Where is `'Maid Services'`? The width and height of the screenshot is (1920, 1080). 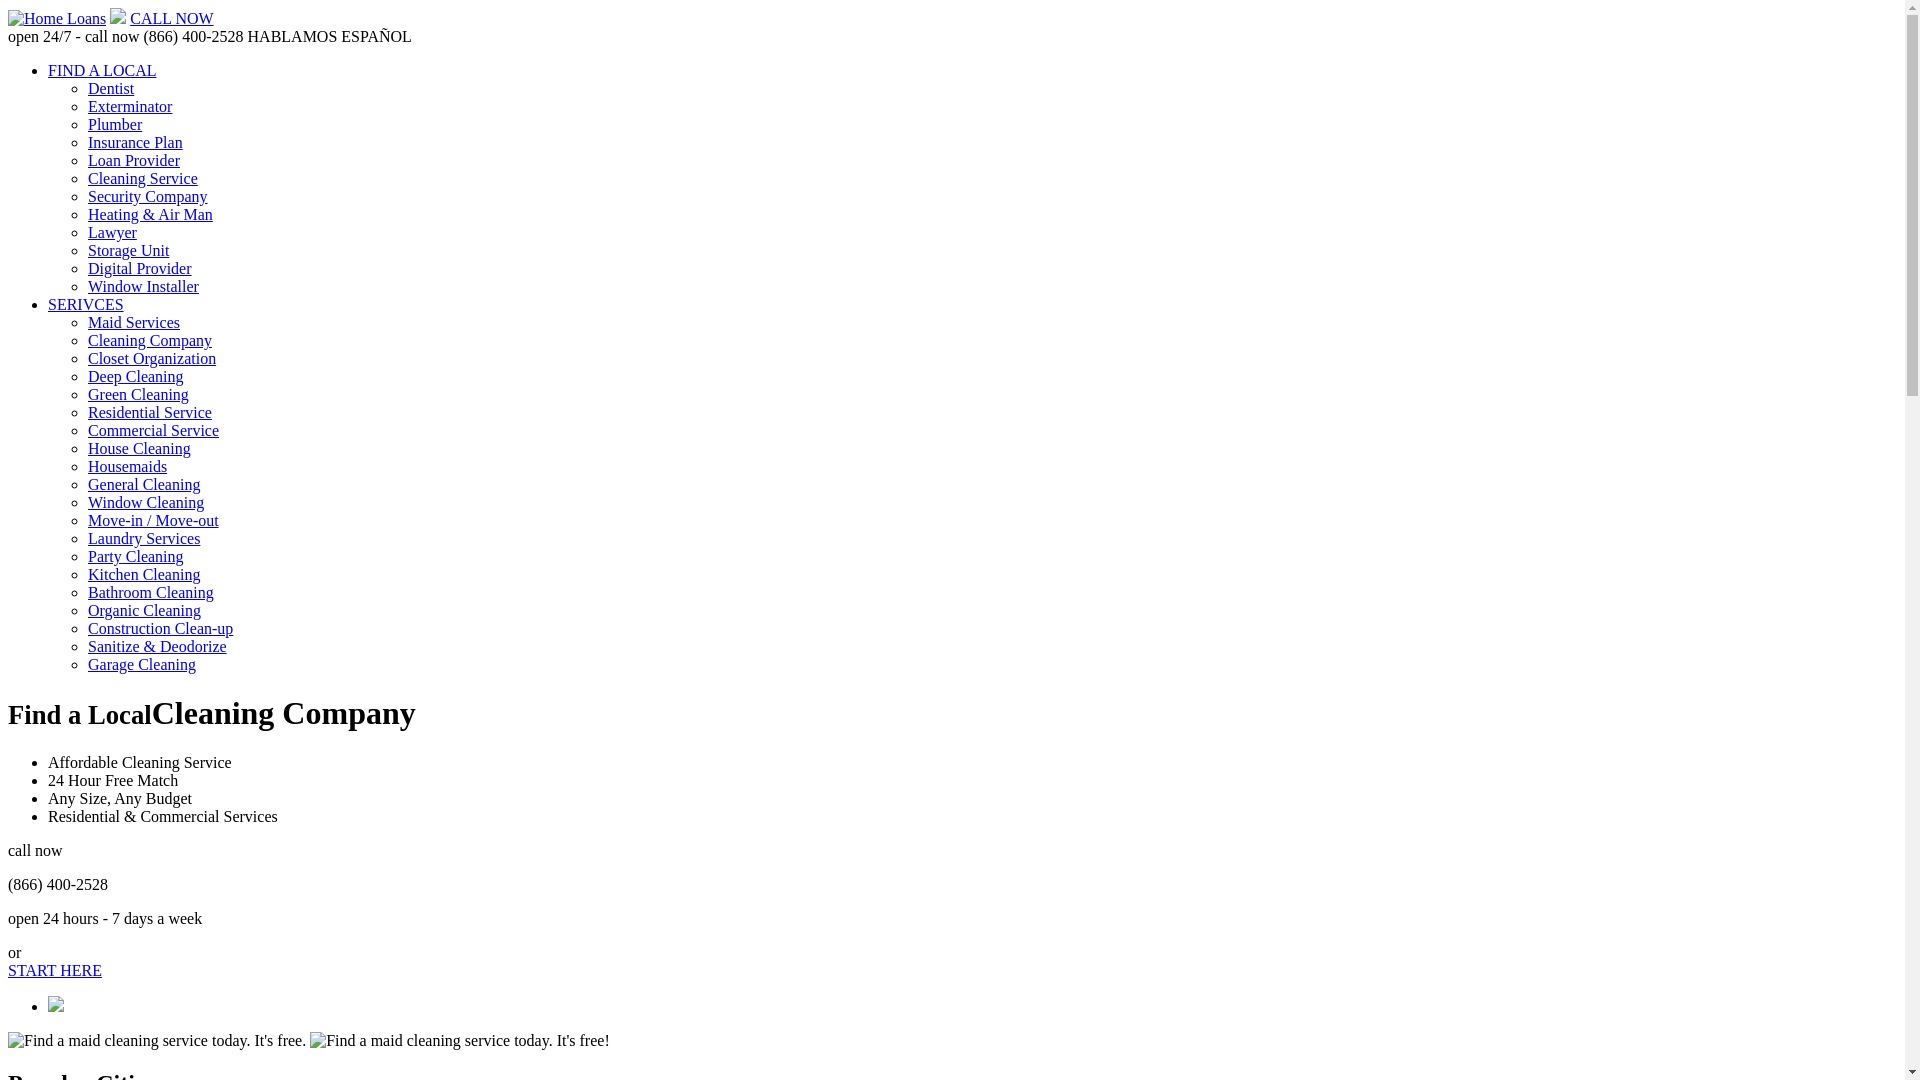
'Maid Services' is located at coordinates (133, 321).